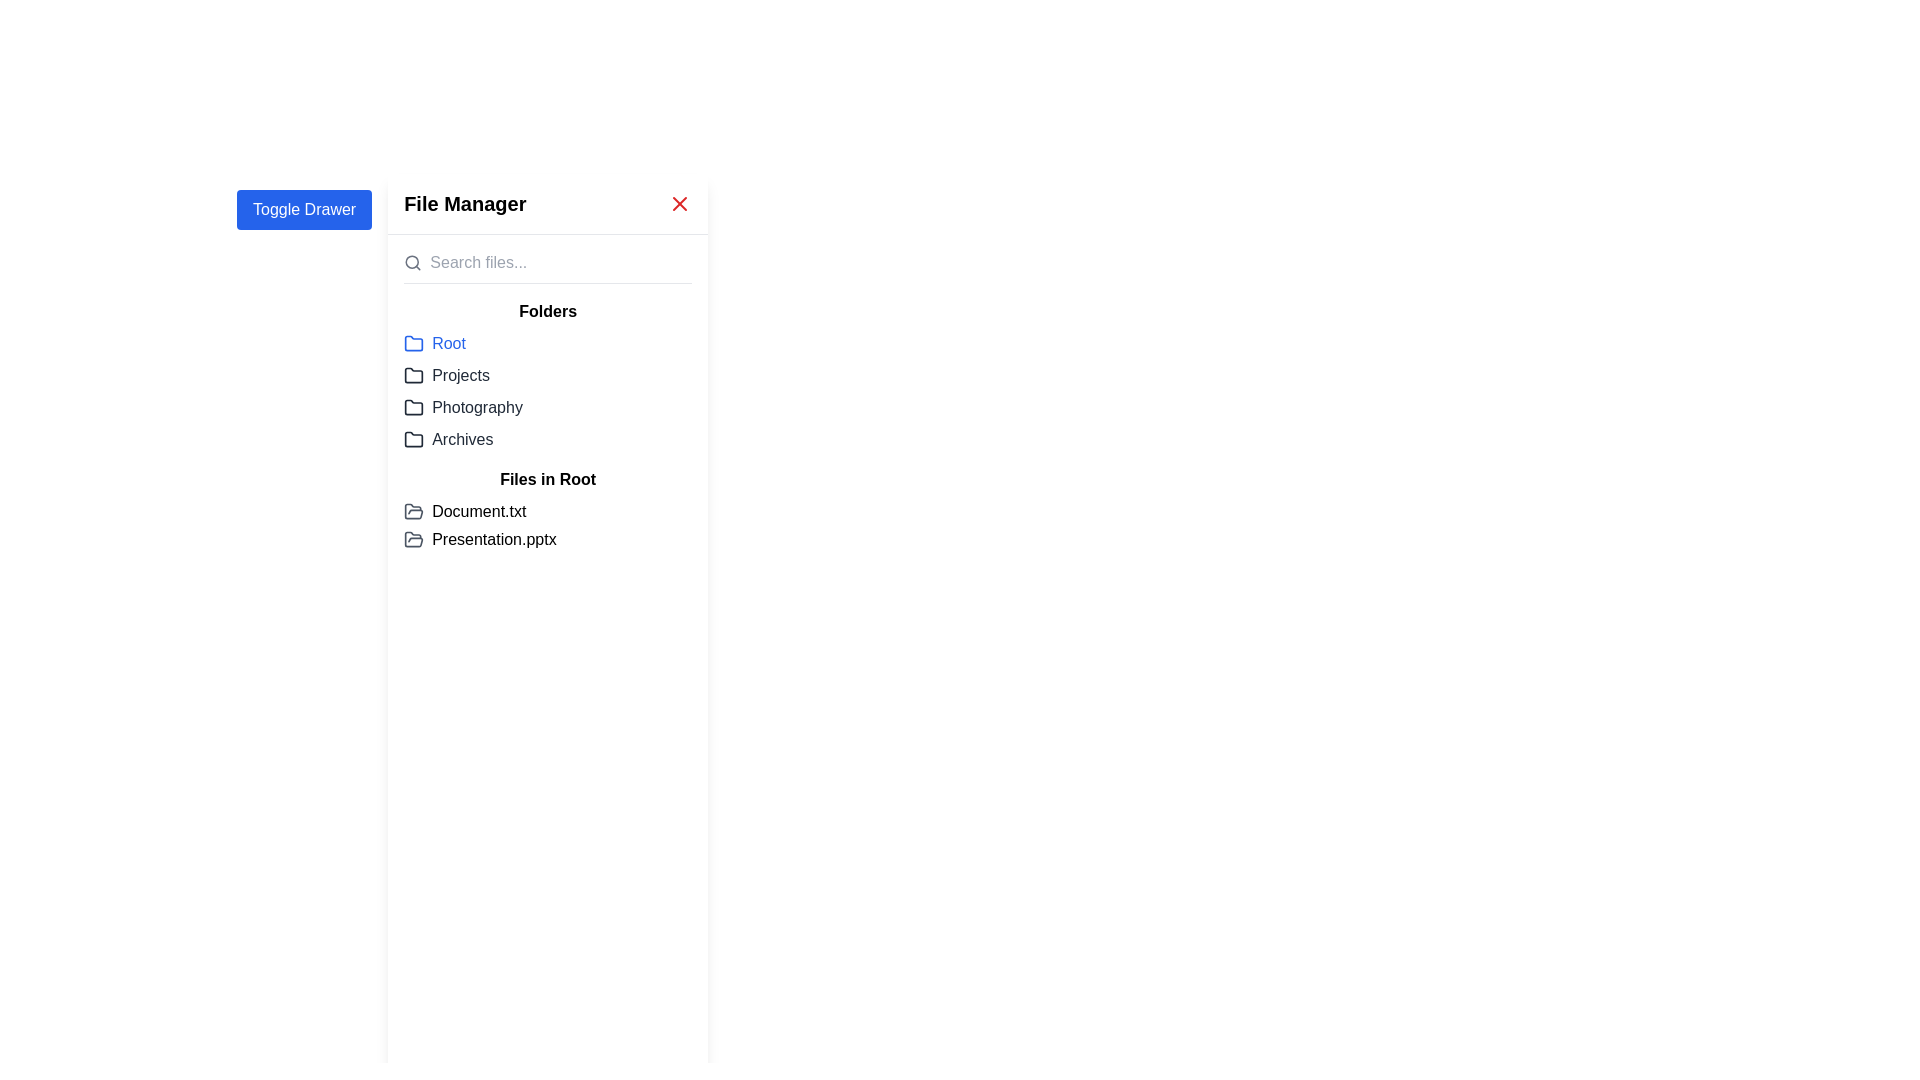  Describe the element at coordinates (548, 266) in the screenshot. I see `the horizontal search bar with the placeholder 'Search files...' located near the top of the 'File Manager' interface` at that location.